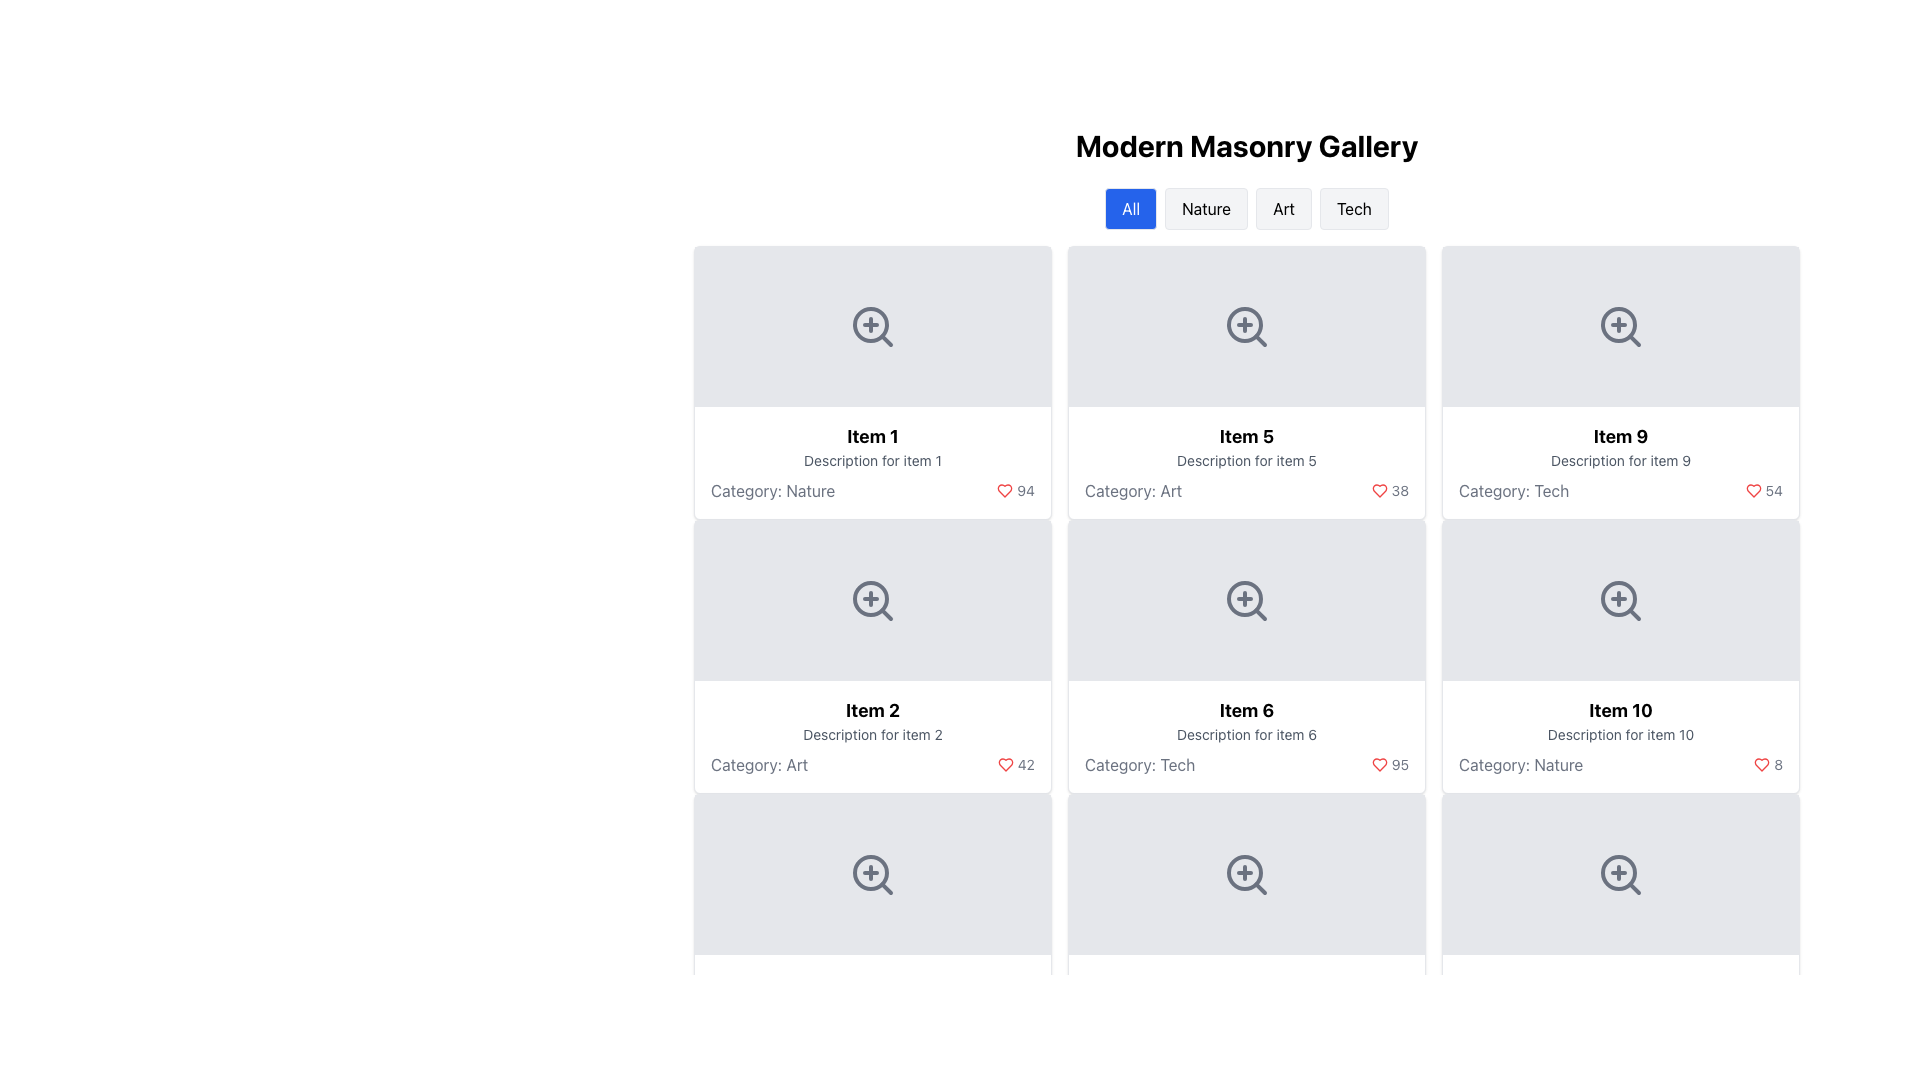 The height and width of the screenshot is (1080, 1920). I want to click on the magnifying glass button represented by the diagonal line in the bottom-left grid cell corresponding to 'Item 2' in the gallery, so click(885, 887).